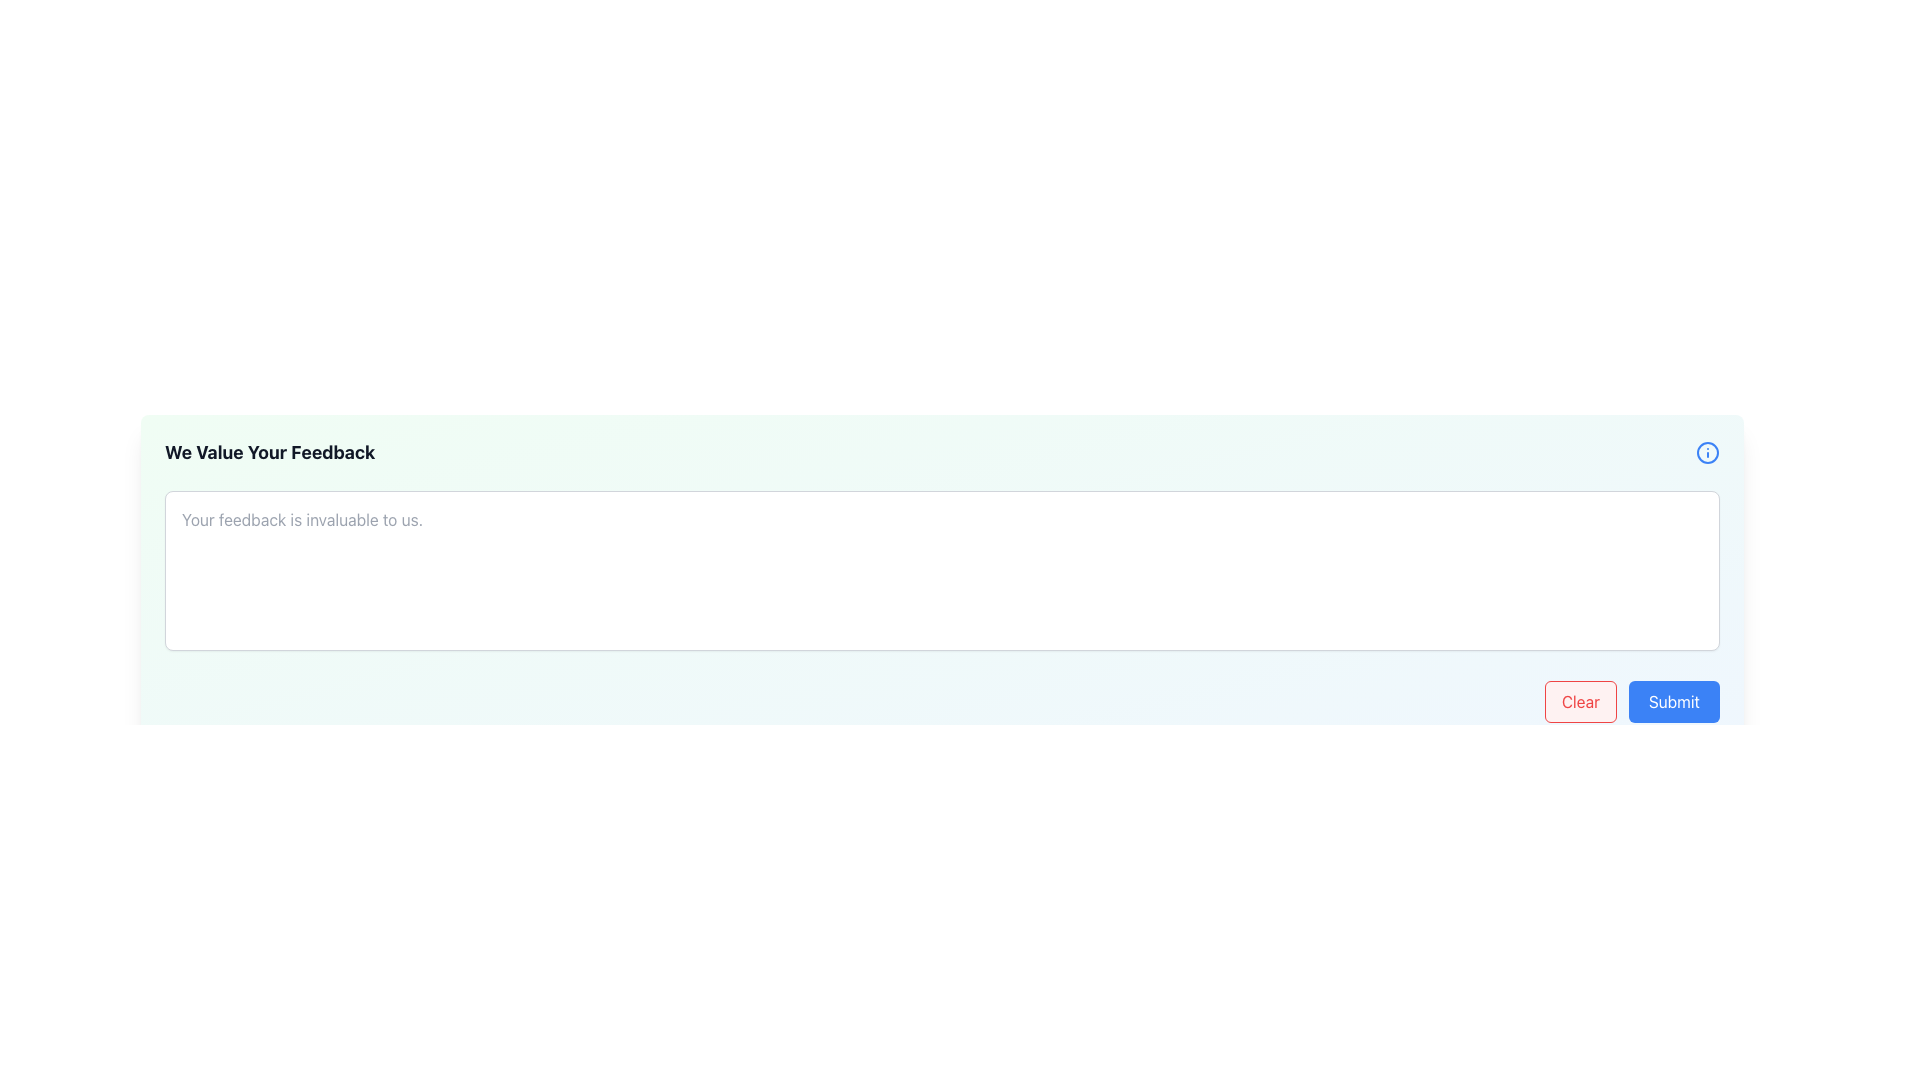 This screenshot has width=1920, height=1080. What do you see at coordinates (1707, 452) in the screenshot?
I see `the information/help icon located at the far right of the top bar of the feedback form panel` at bounding box center [1707, 452].